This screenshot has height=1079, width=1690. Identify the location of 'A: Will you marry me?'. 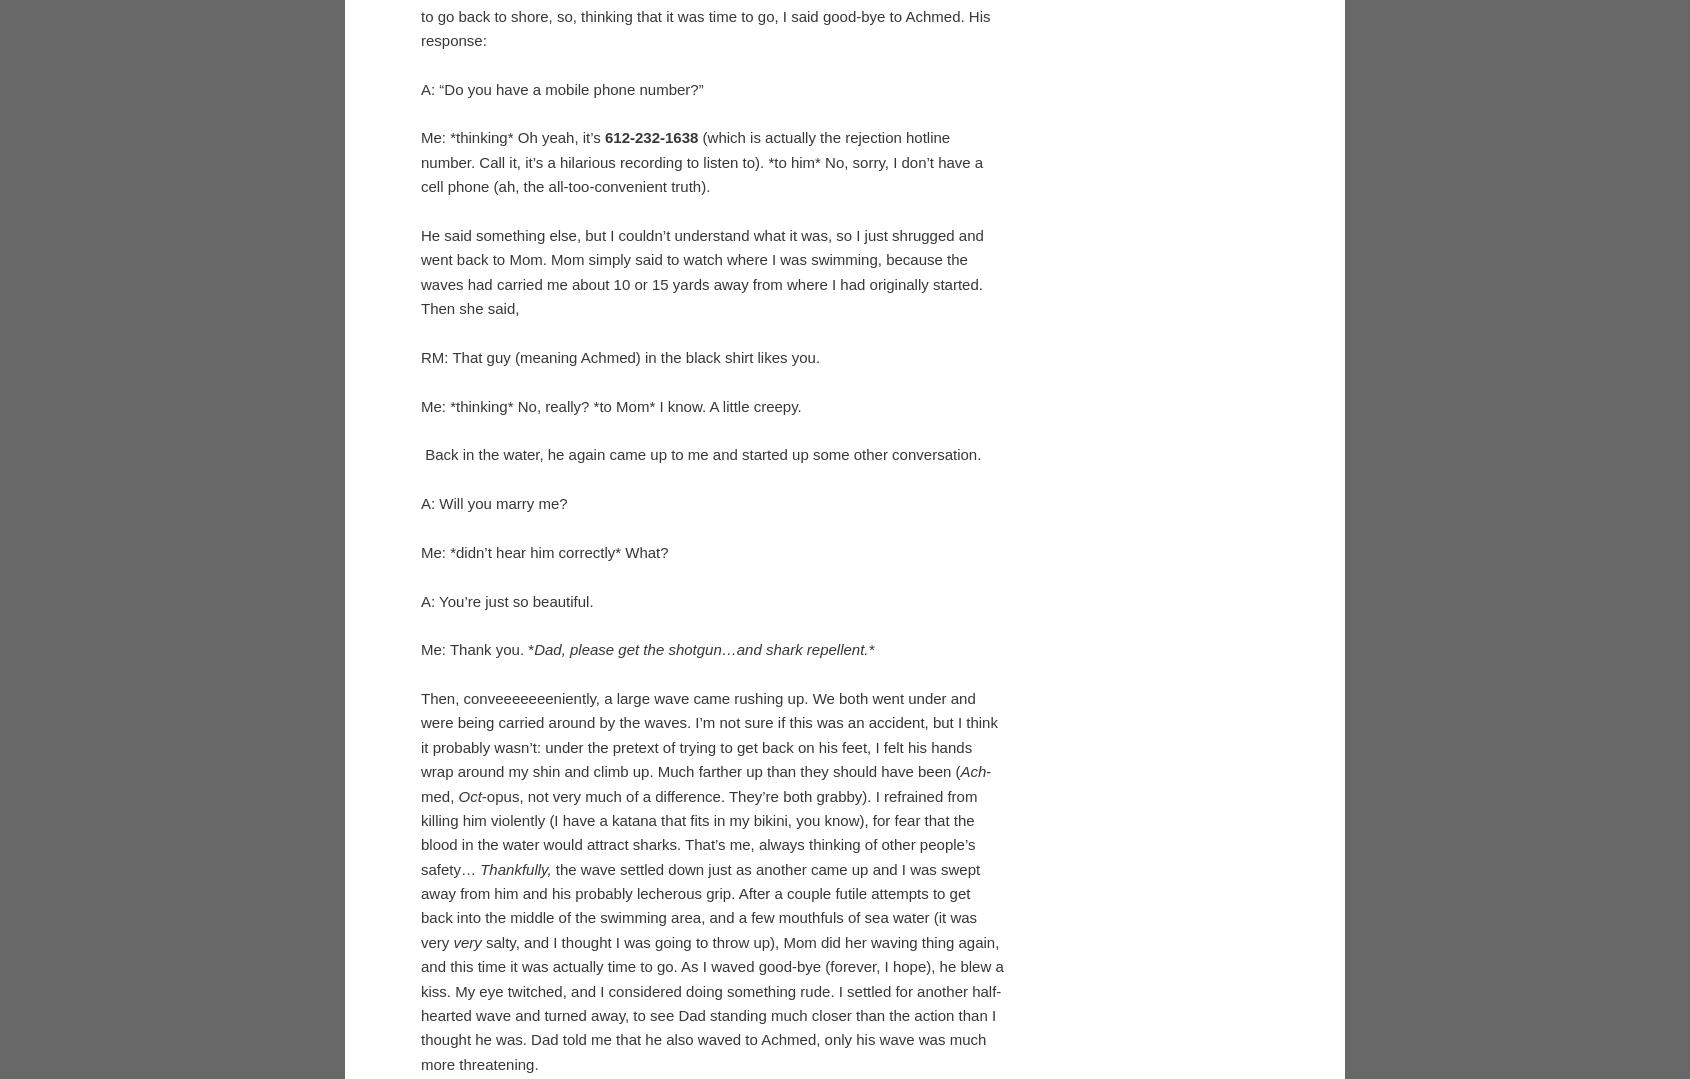
(493, 830).